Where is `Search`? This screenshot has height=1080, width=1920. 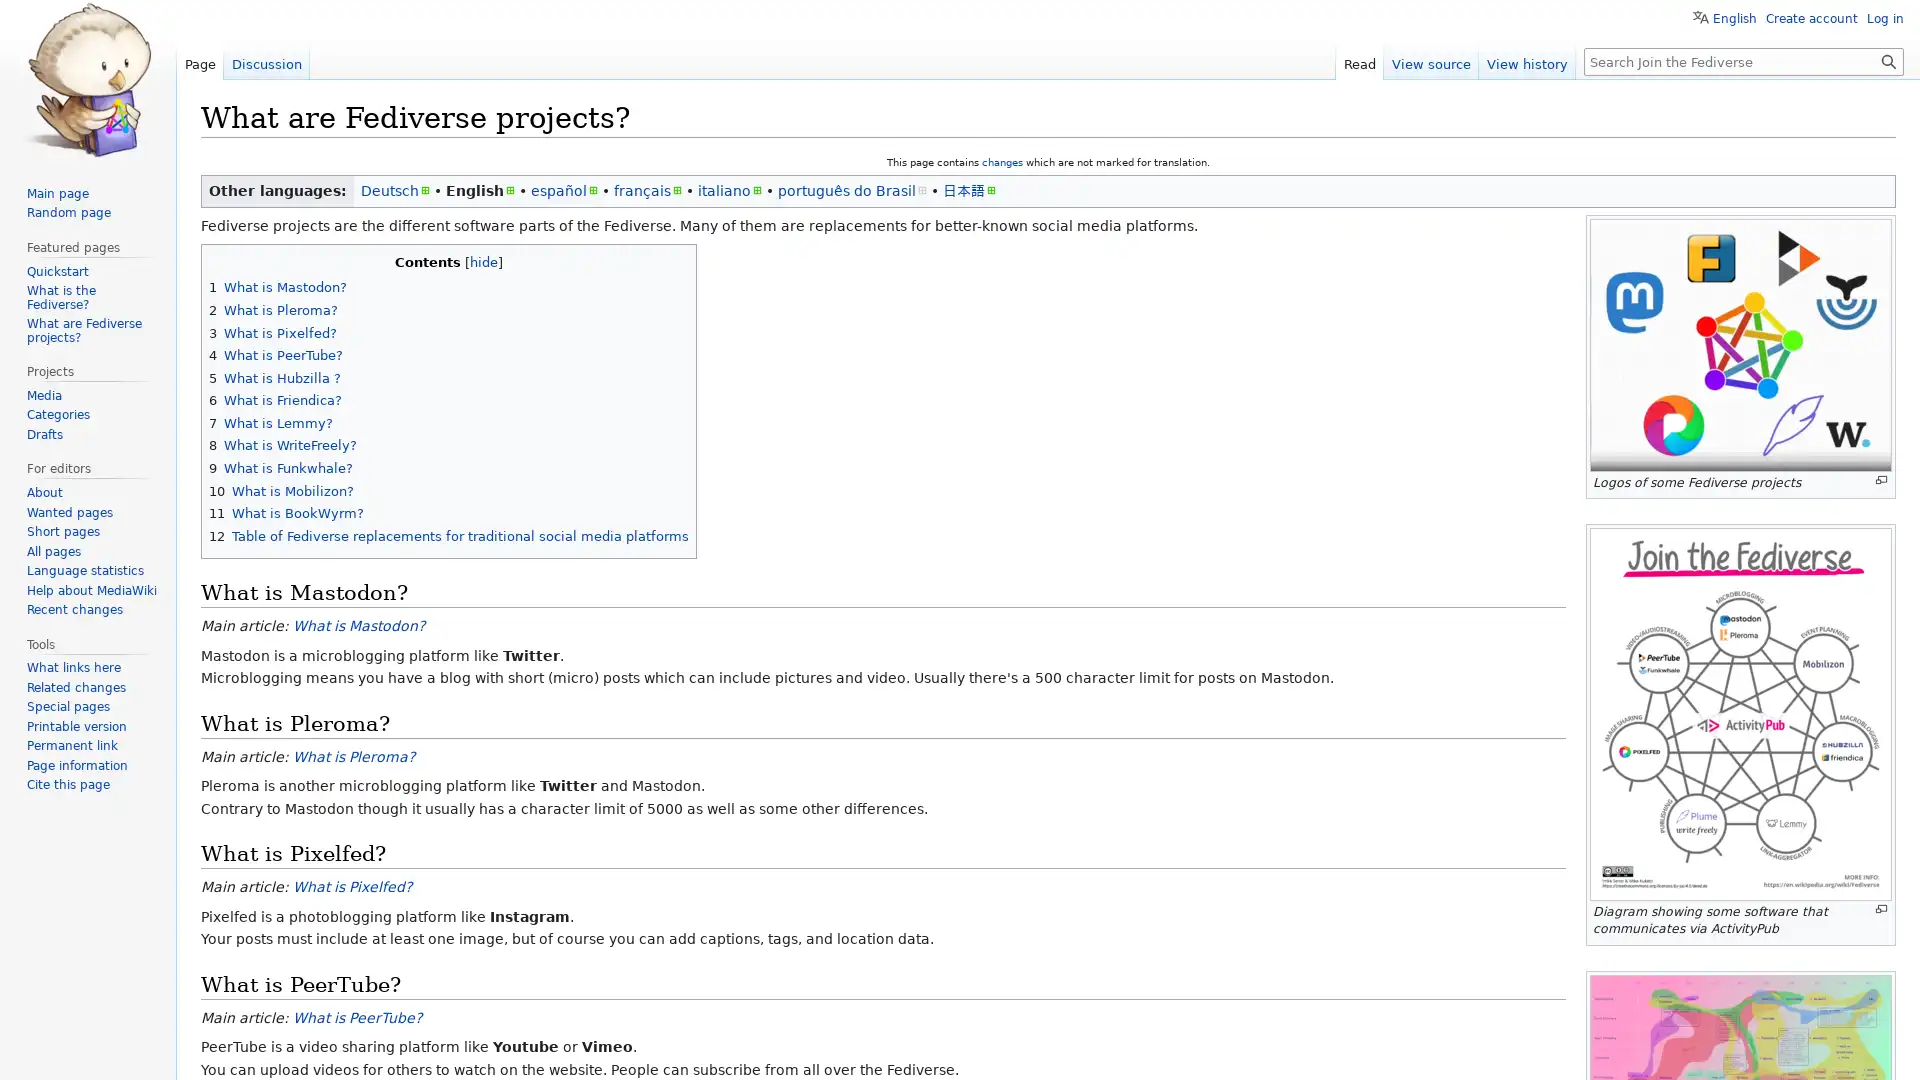
Search is located at coordinates (1888, 60).